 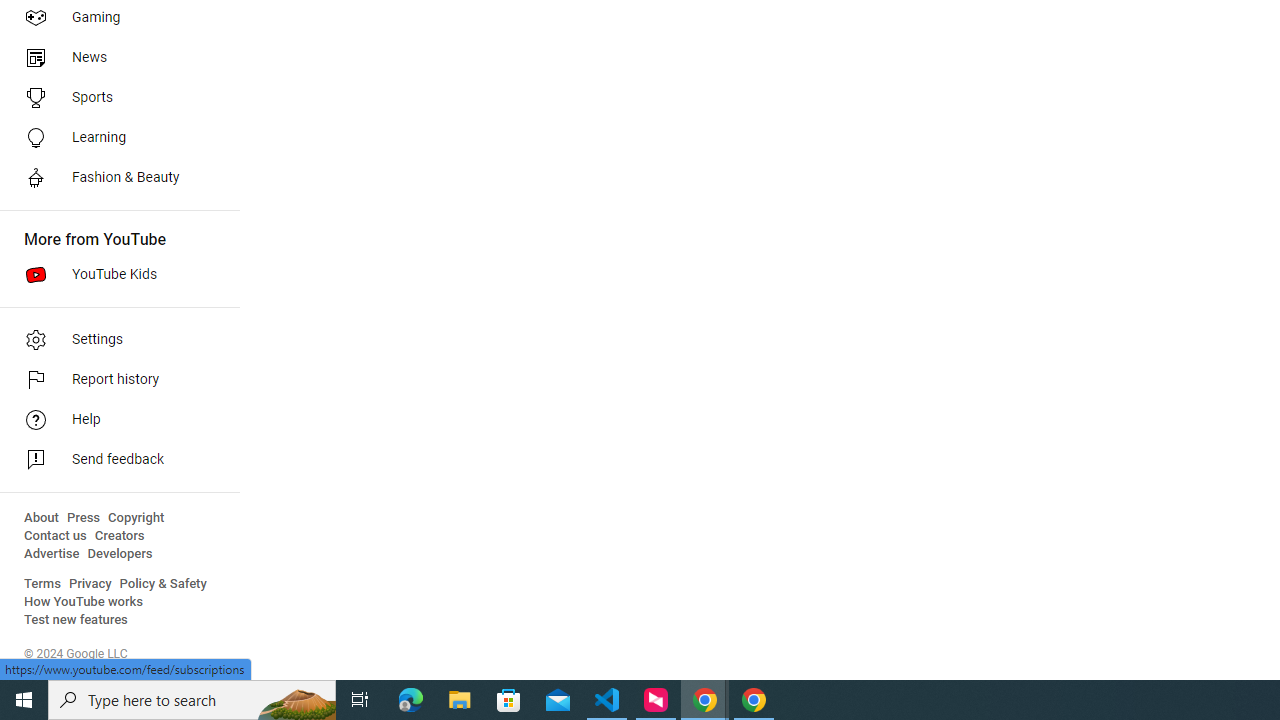 I want to click on 'Fashion & Beauty', so click(x=112, y=176).